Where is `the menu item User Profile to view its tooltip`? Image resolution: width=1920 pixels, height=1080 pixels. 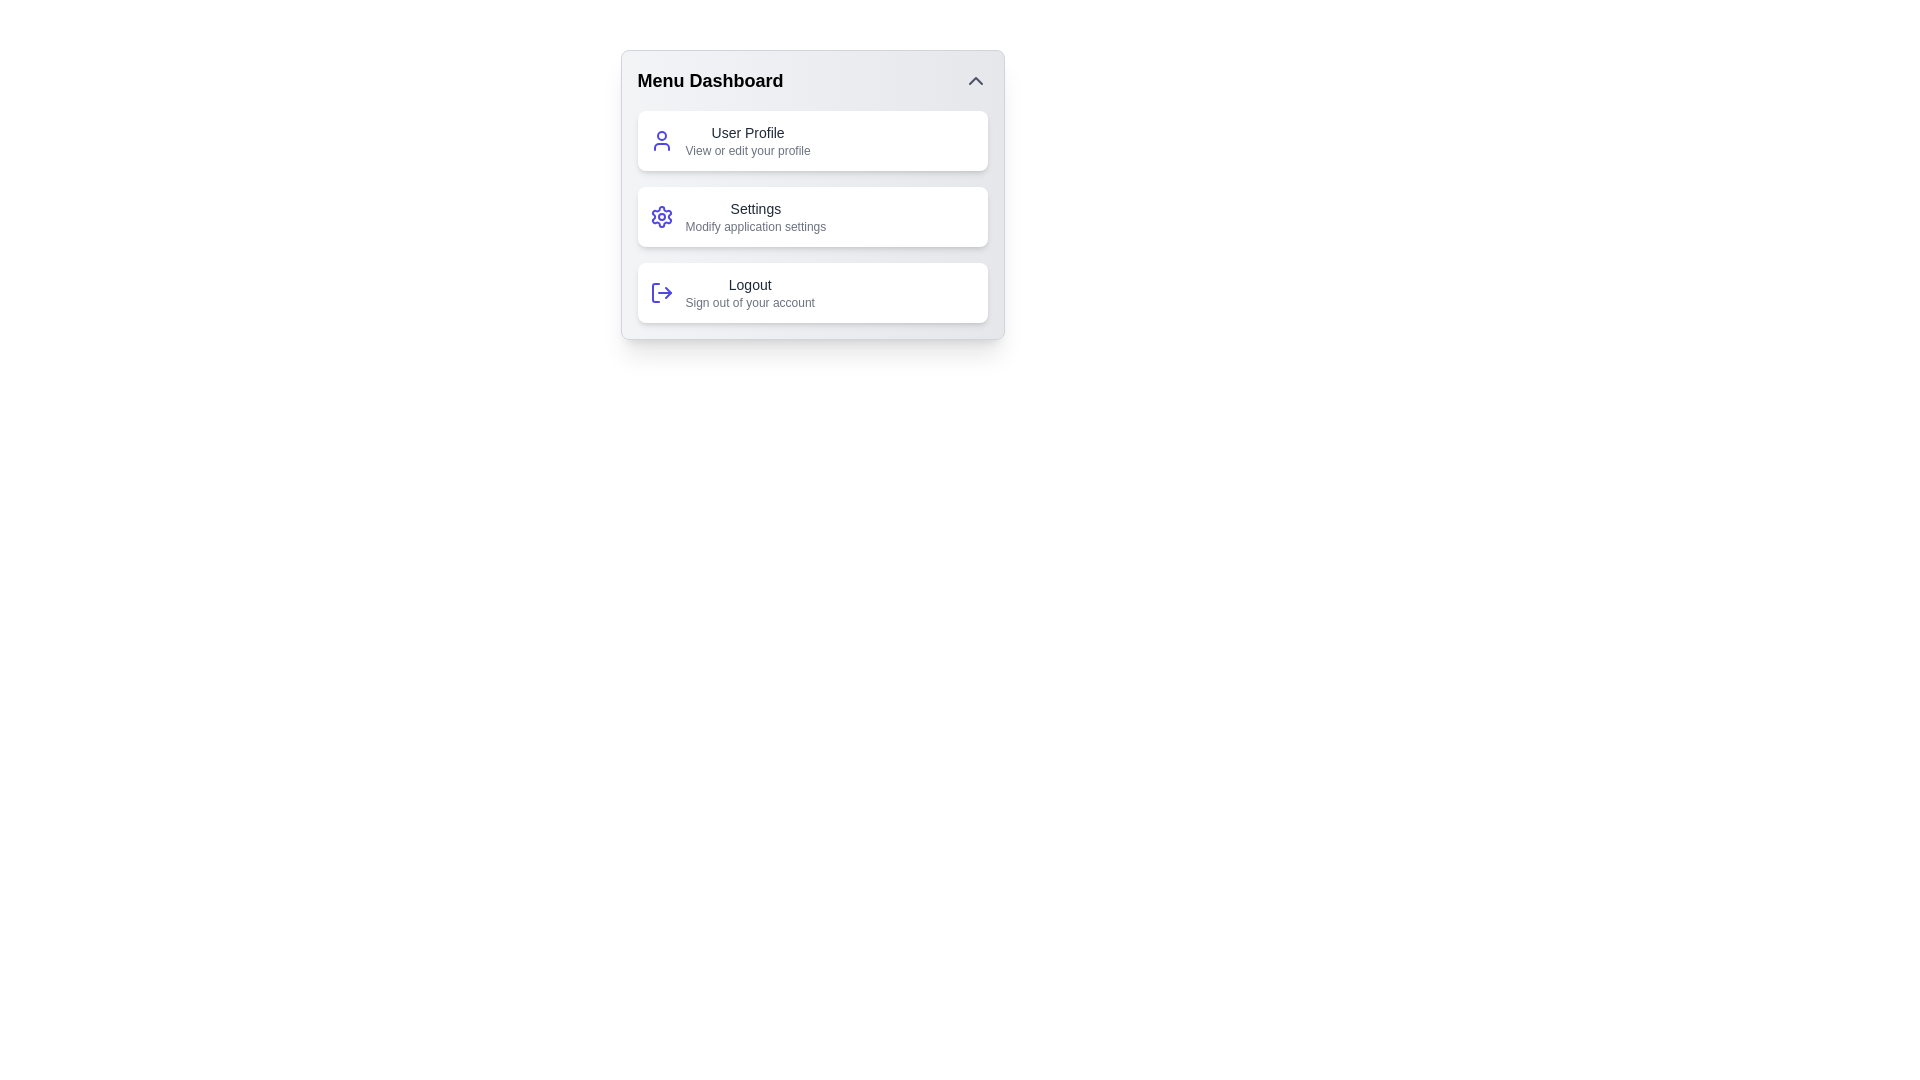 the menu item User Profile to view its tooltip is located at coordinates (812, 140).